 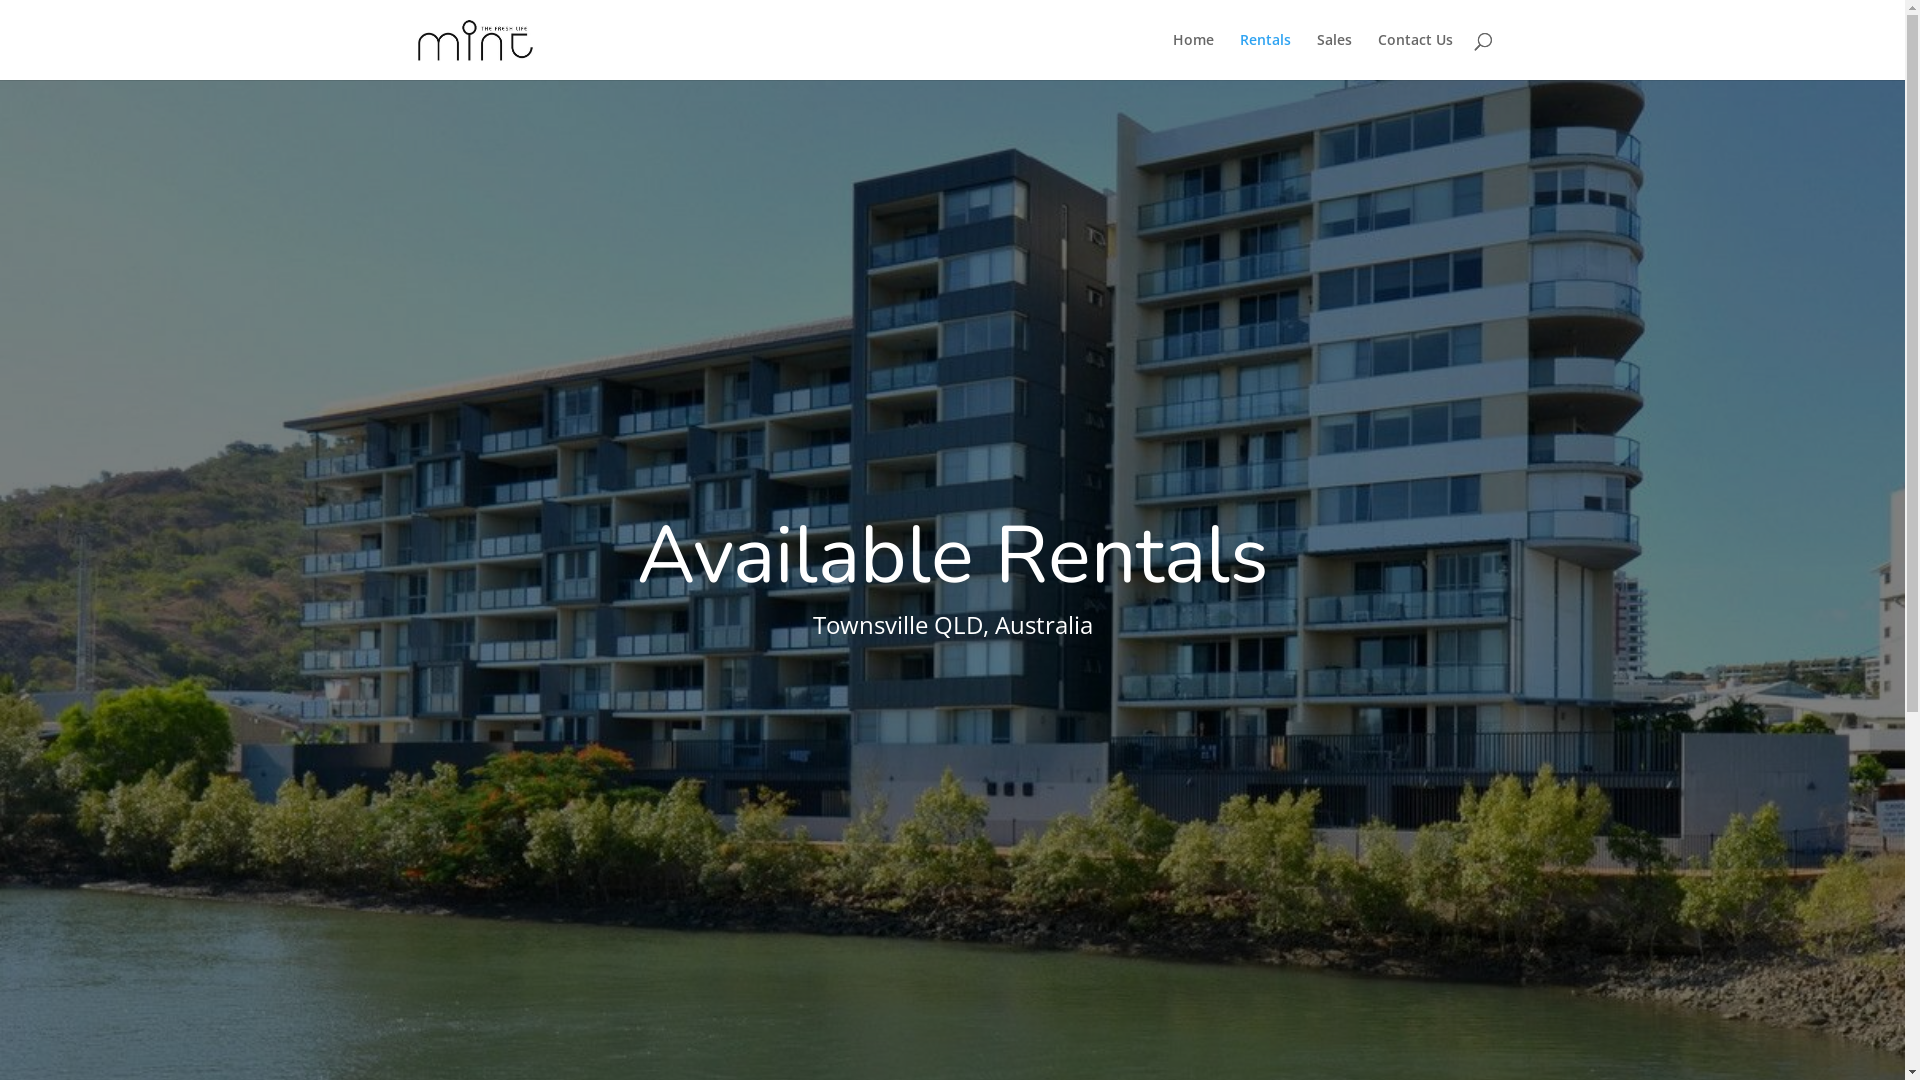 What do you see at coordinates (1333, 55) in the screenshot?
I see `'Sales'` at bounding box center [1333, 55].